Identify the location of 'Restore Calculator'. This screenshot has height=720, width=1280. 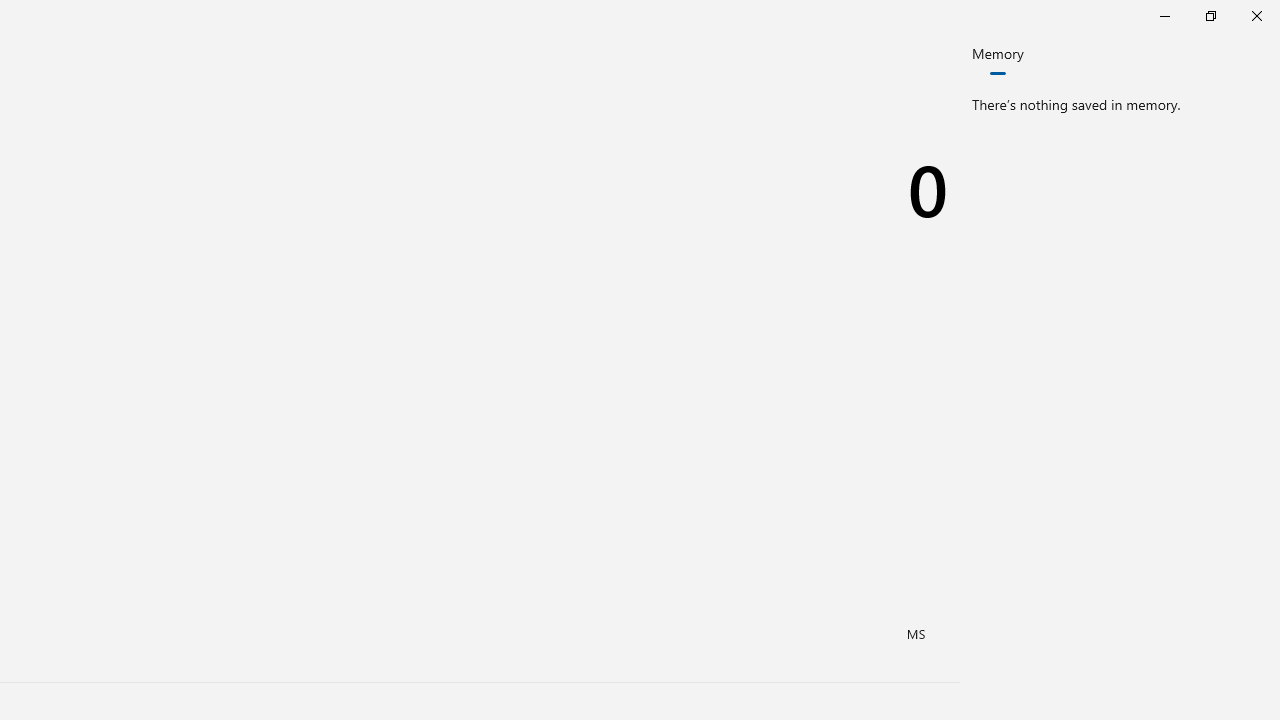
(1209, 15).